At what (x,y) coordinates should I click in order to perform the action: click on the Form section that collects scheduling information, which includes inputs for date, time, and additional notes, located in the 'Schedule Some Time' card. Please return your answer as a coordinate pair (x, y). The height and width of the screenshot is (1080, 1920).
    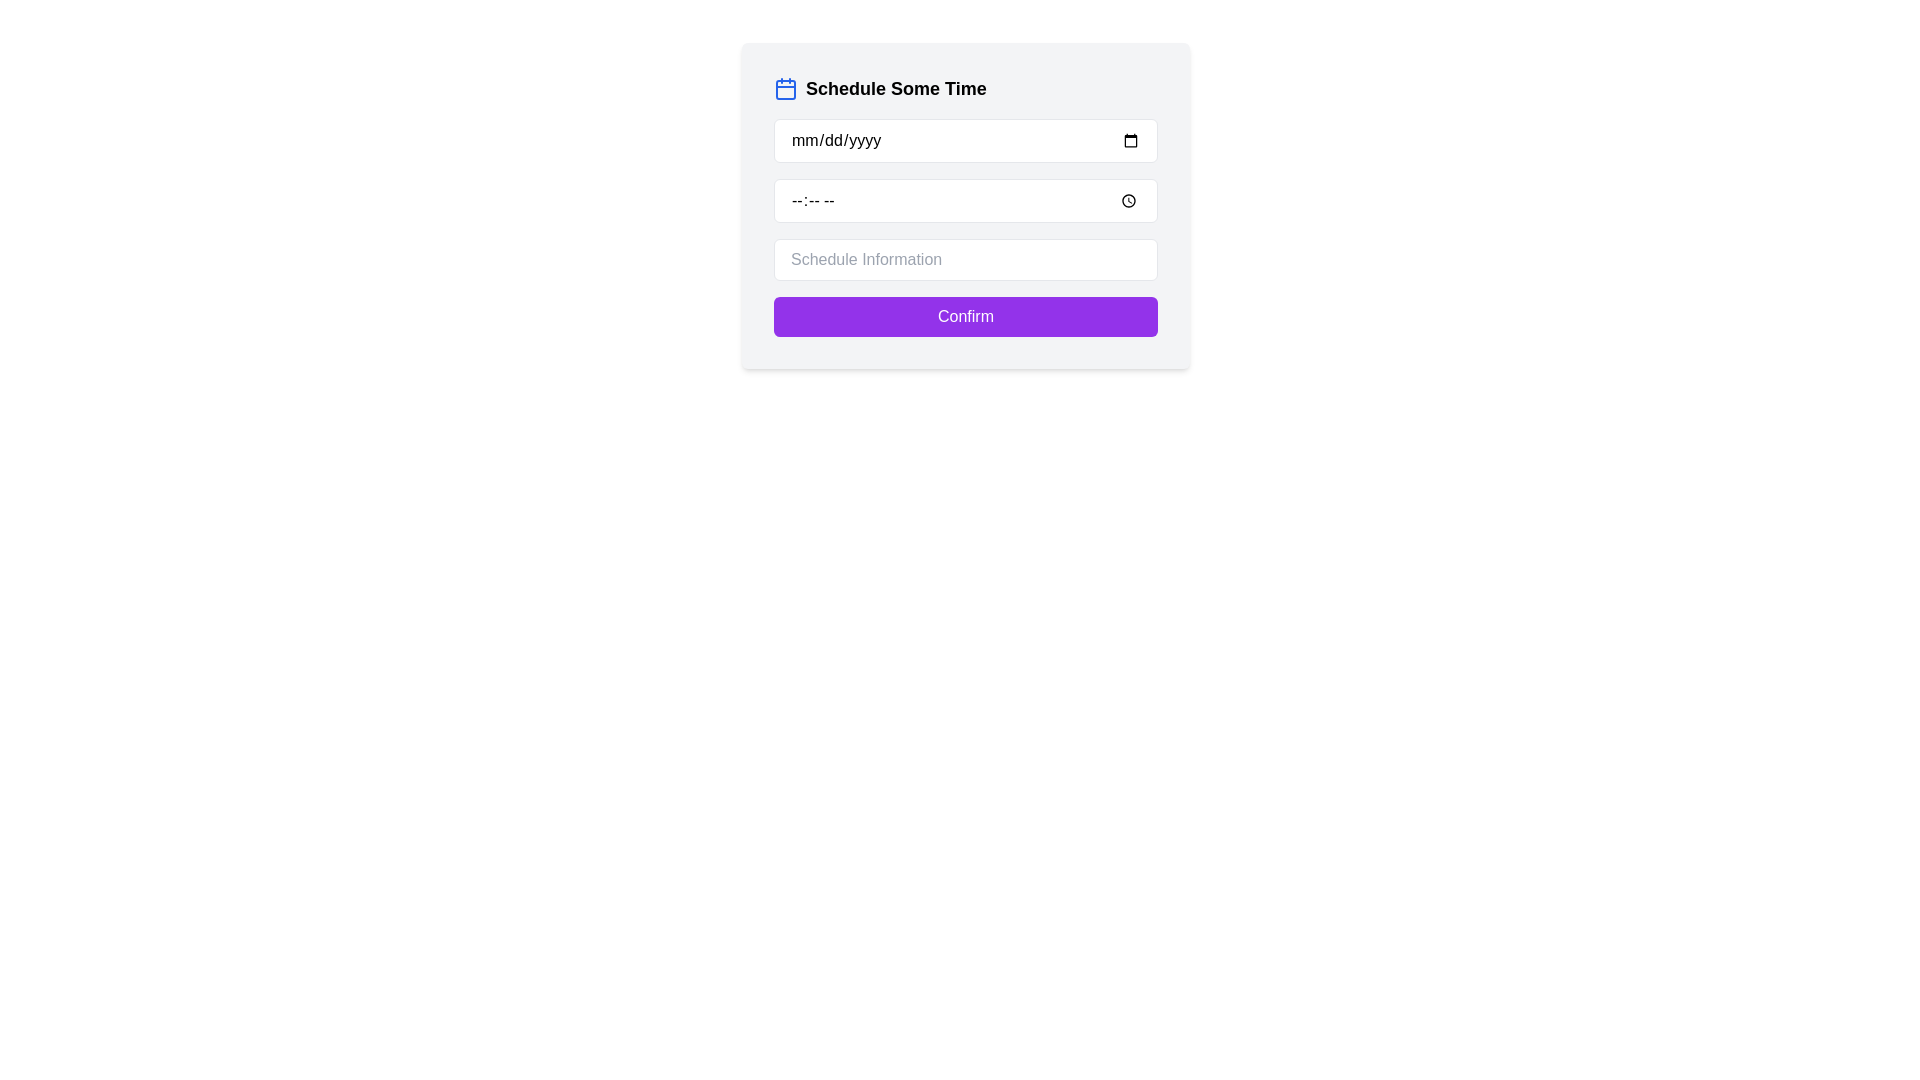
    Looking at the image, I should click on (965, 226).